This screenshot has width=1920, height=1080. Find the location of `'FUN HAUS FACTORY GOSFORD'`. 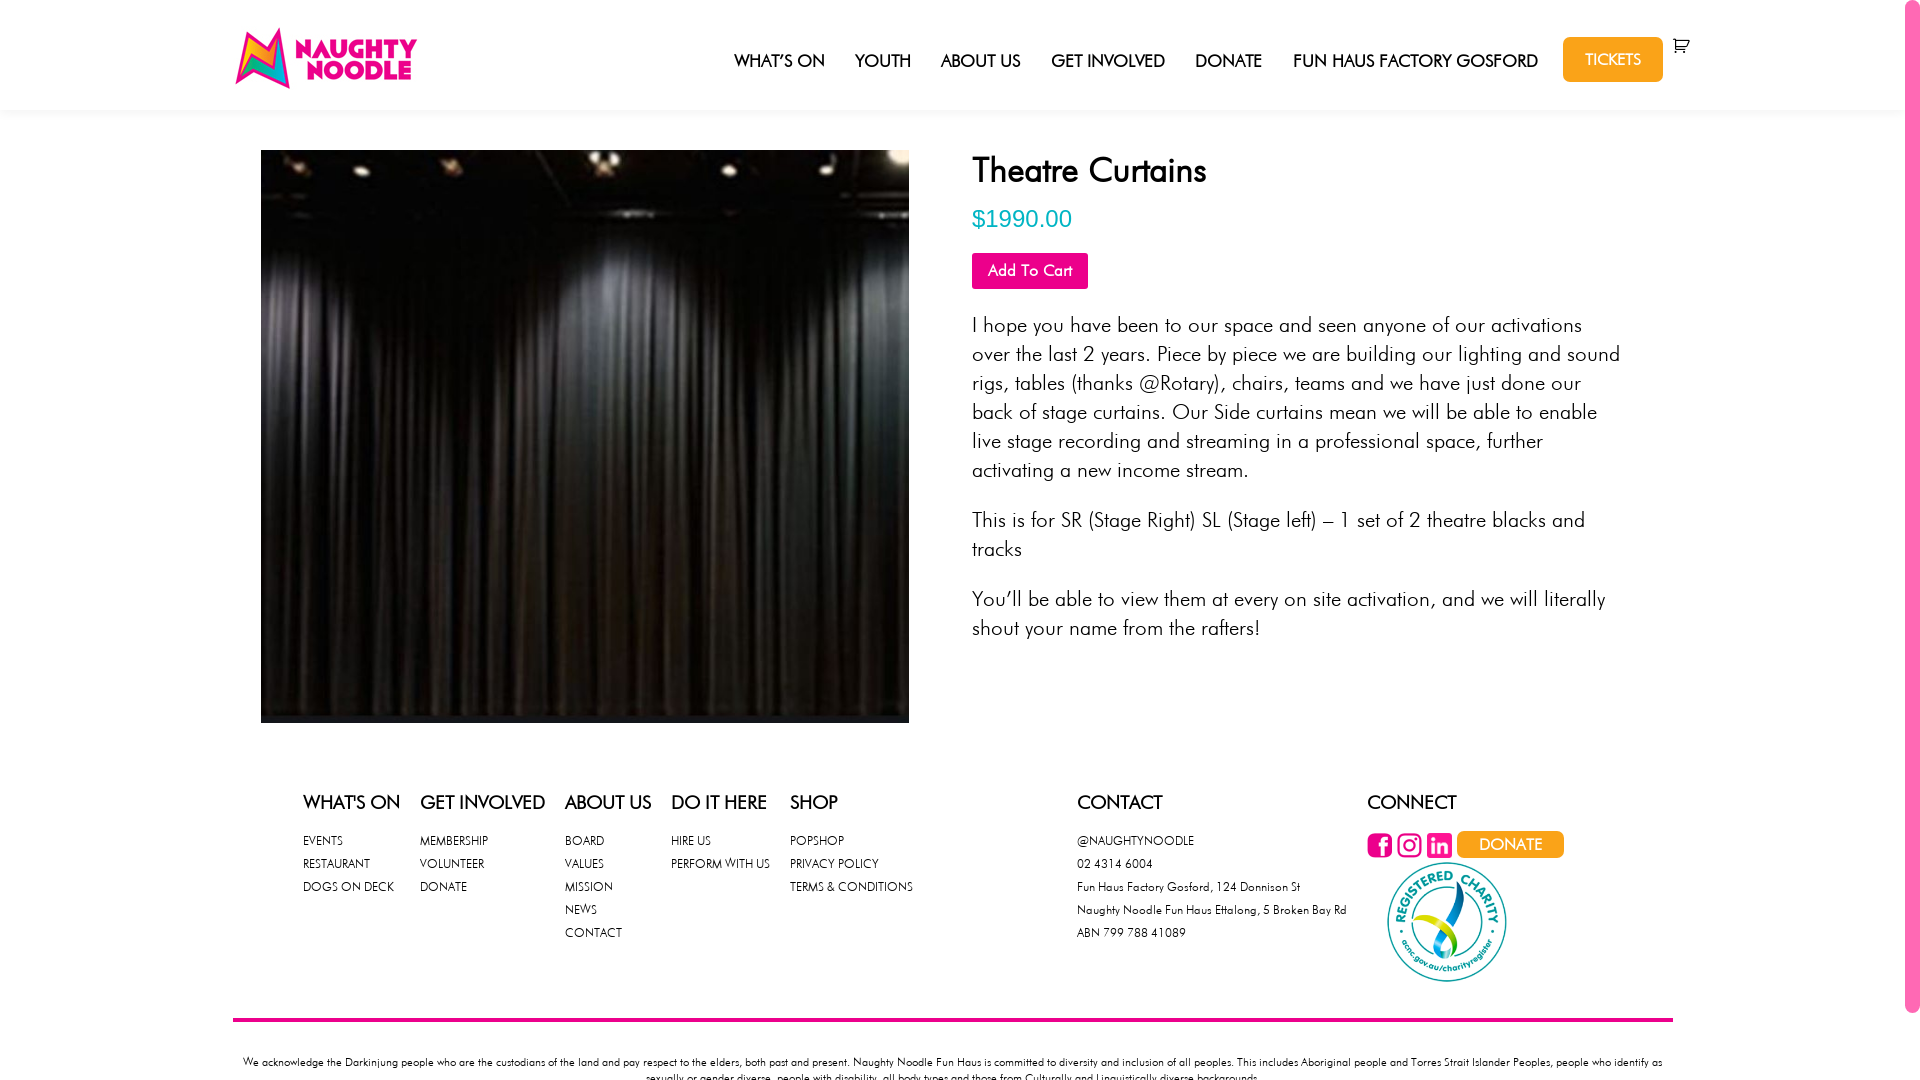

'FUN HAUS FACTORY GOSFORD' is located at coordinates (1413, 60).